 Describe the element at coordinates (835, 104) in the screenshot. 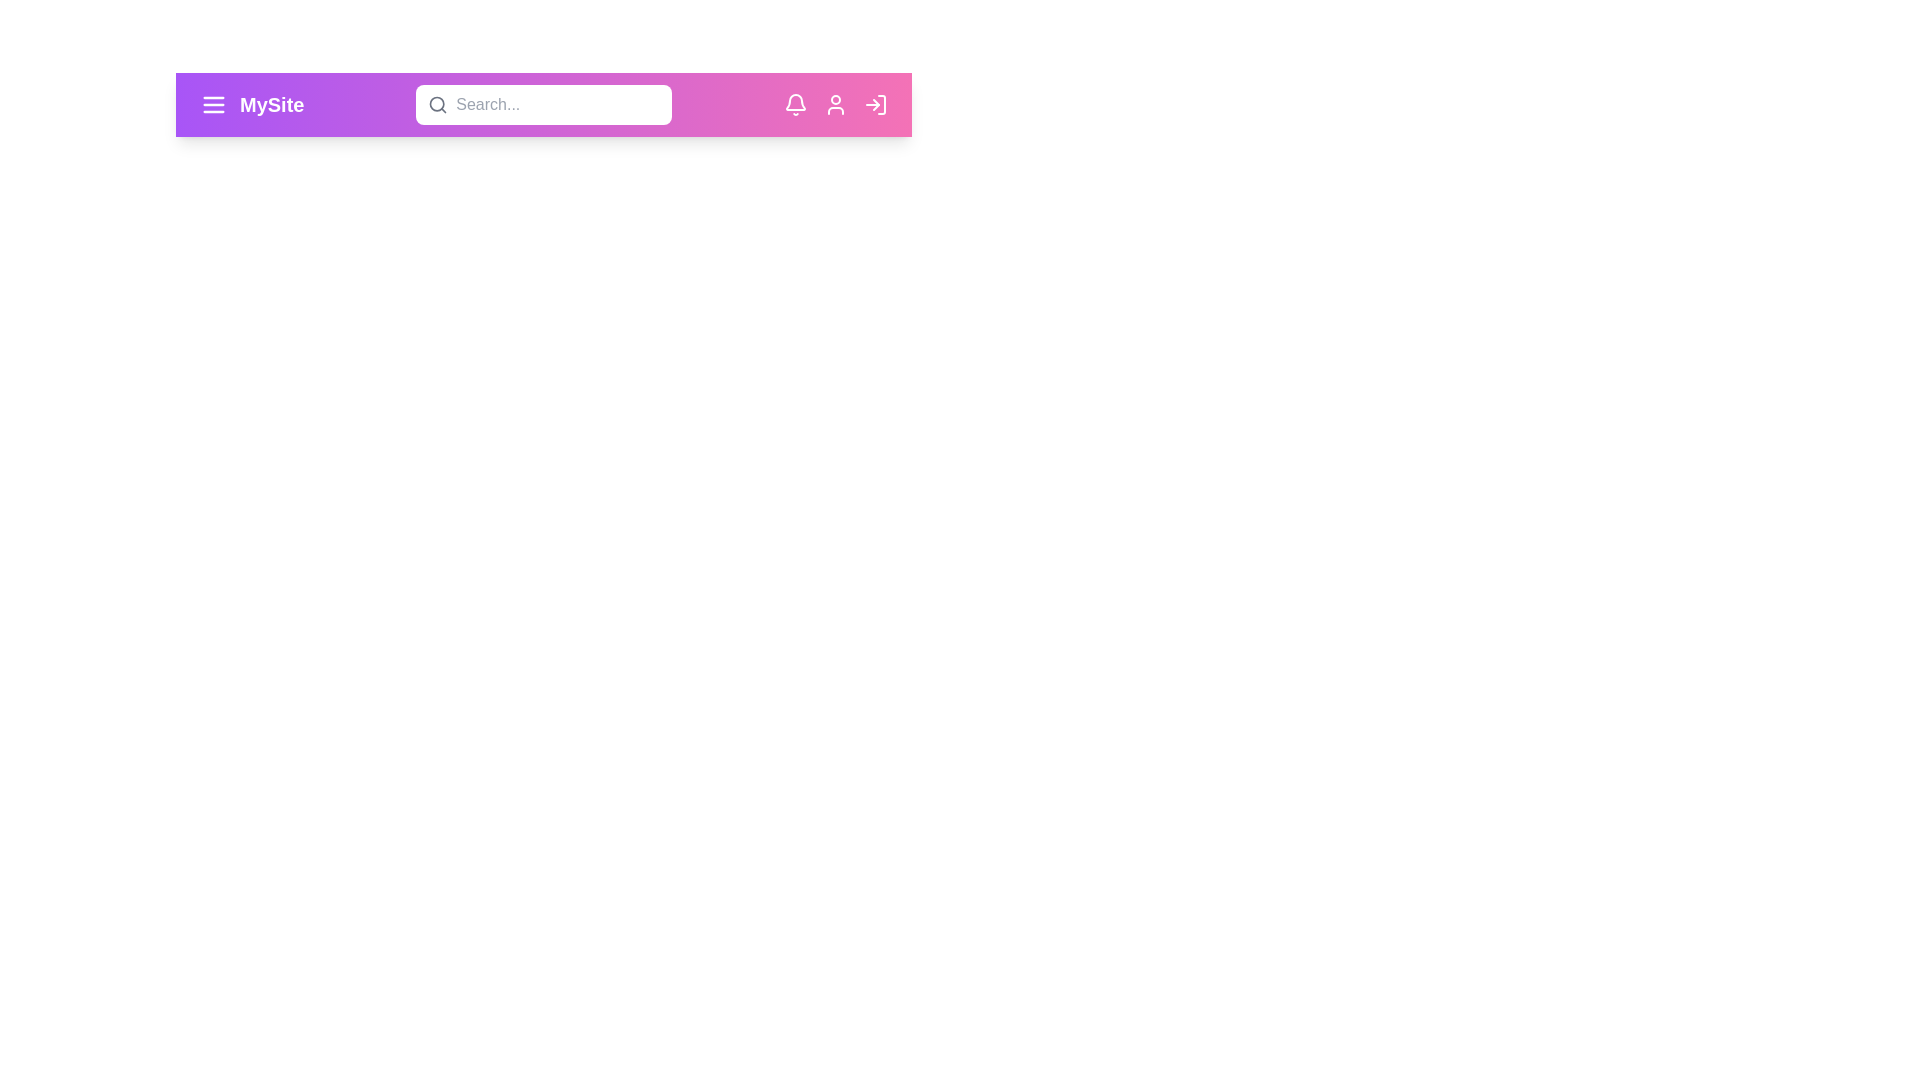

I see `the user icon to access the user profile` at that location.